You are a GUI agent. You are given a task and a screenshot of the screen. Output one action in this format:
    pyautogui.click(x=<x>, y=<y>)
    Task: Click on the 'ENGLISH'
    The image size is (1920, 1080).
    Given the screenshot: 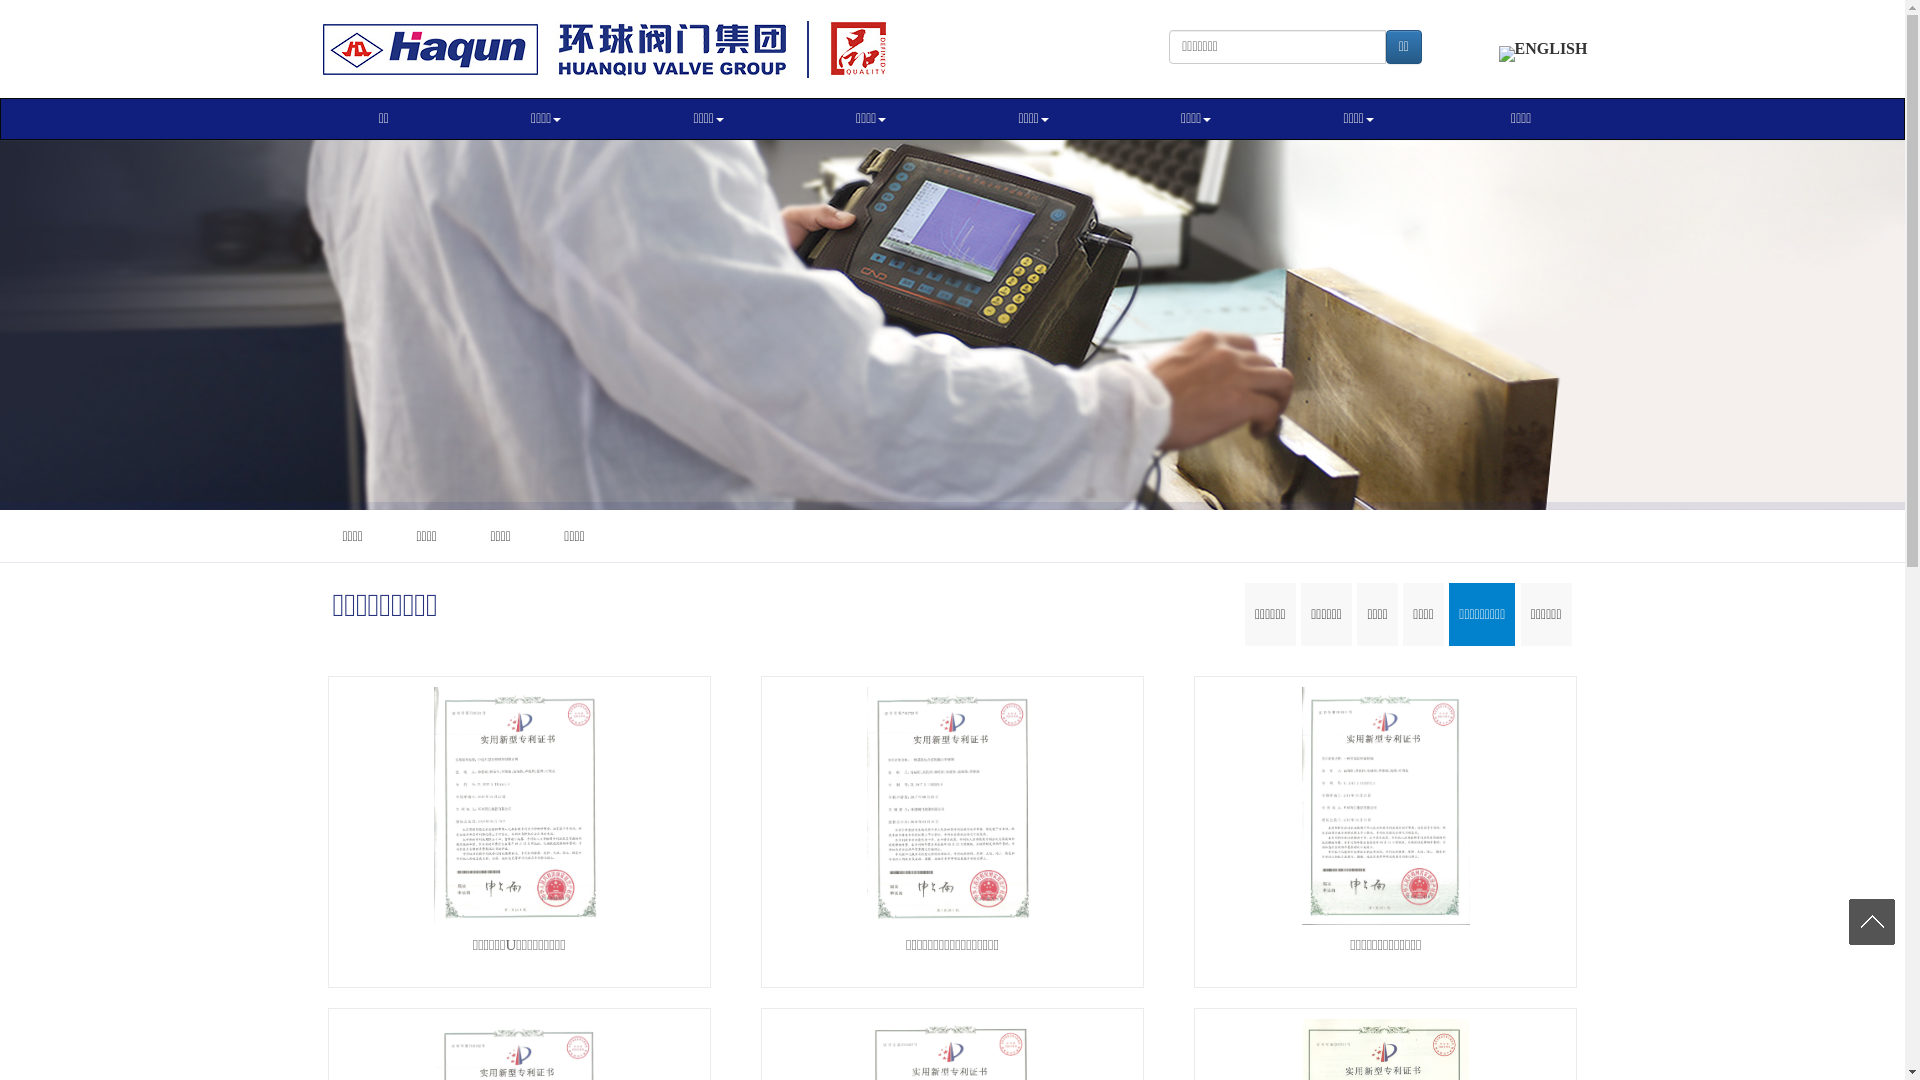 What is the action you would take?
    pyautogui.click(x=1542, y=47)
    